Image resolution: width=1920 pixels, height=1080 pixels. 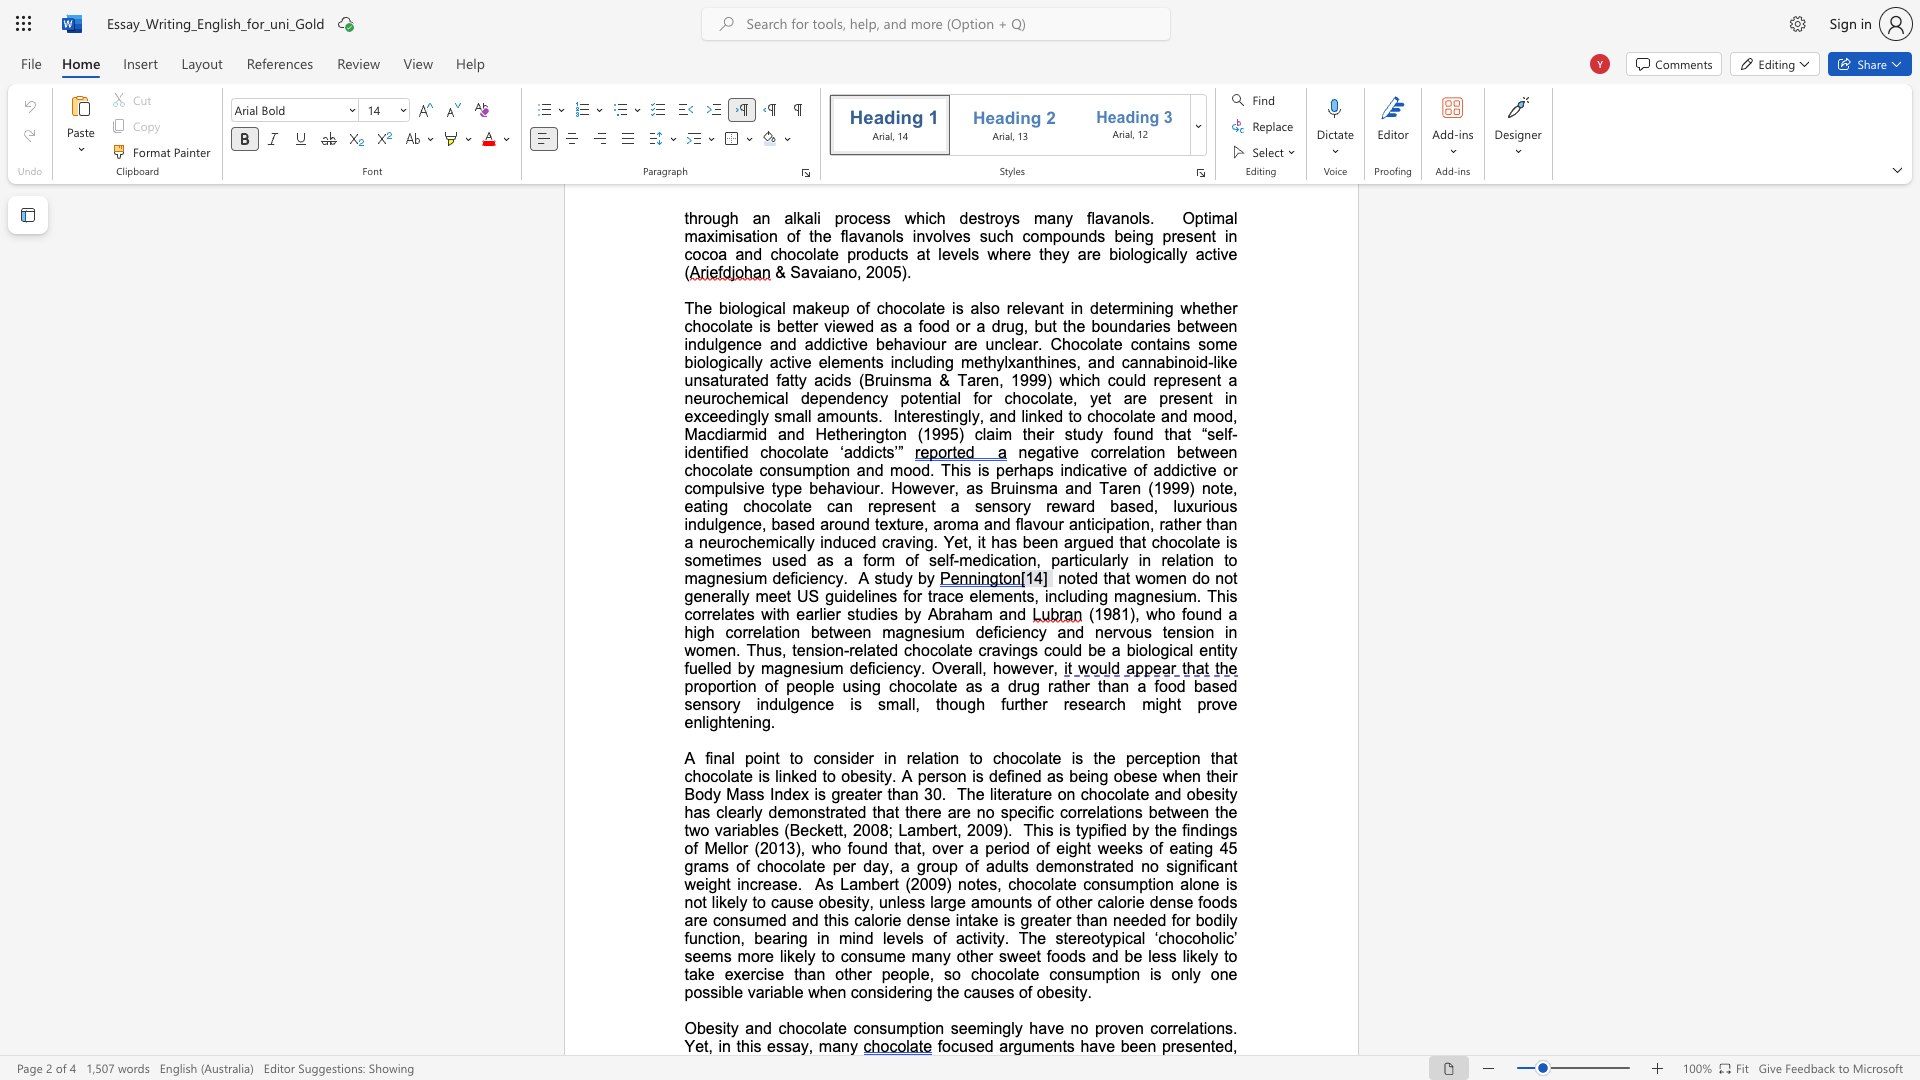 I want to click on the subset text "essay, man" within the text "no proven correlations. Yet, in this essay, many", so click(x=766, y=1045).